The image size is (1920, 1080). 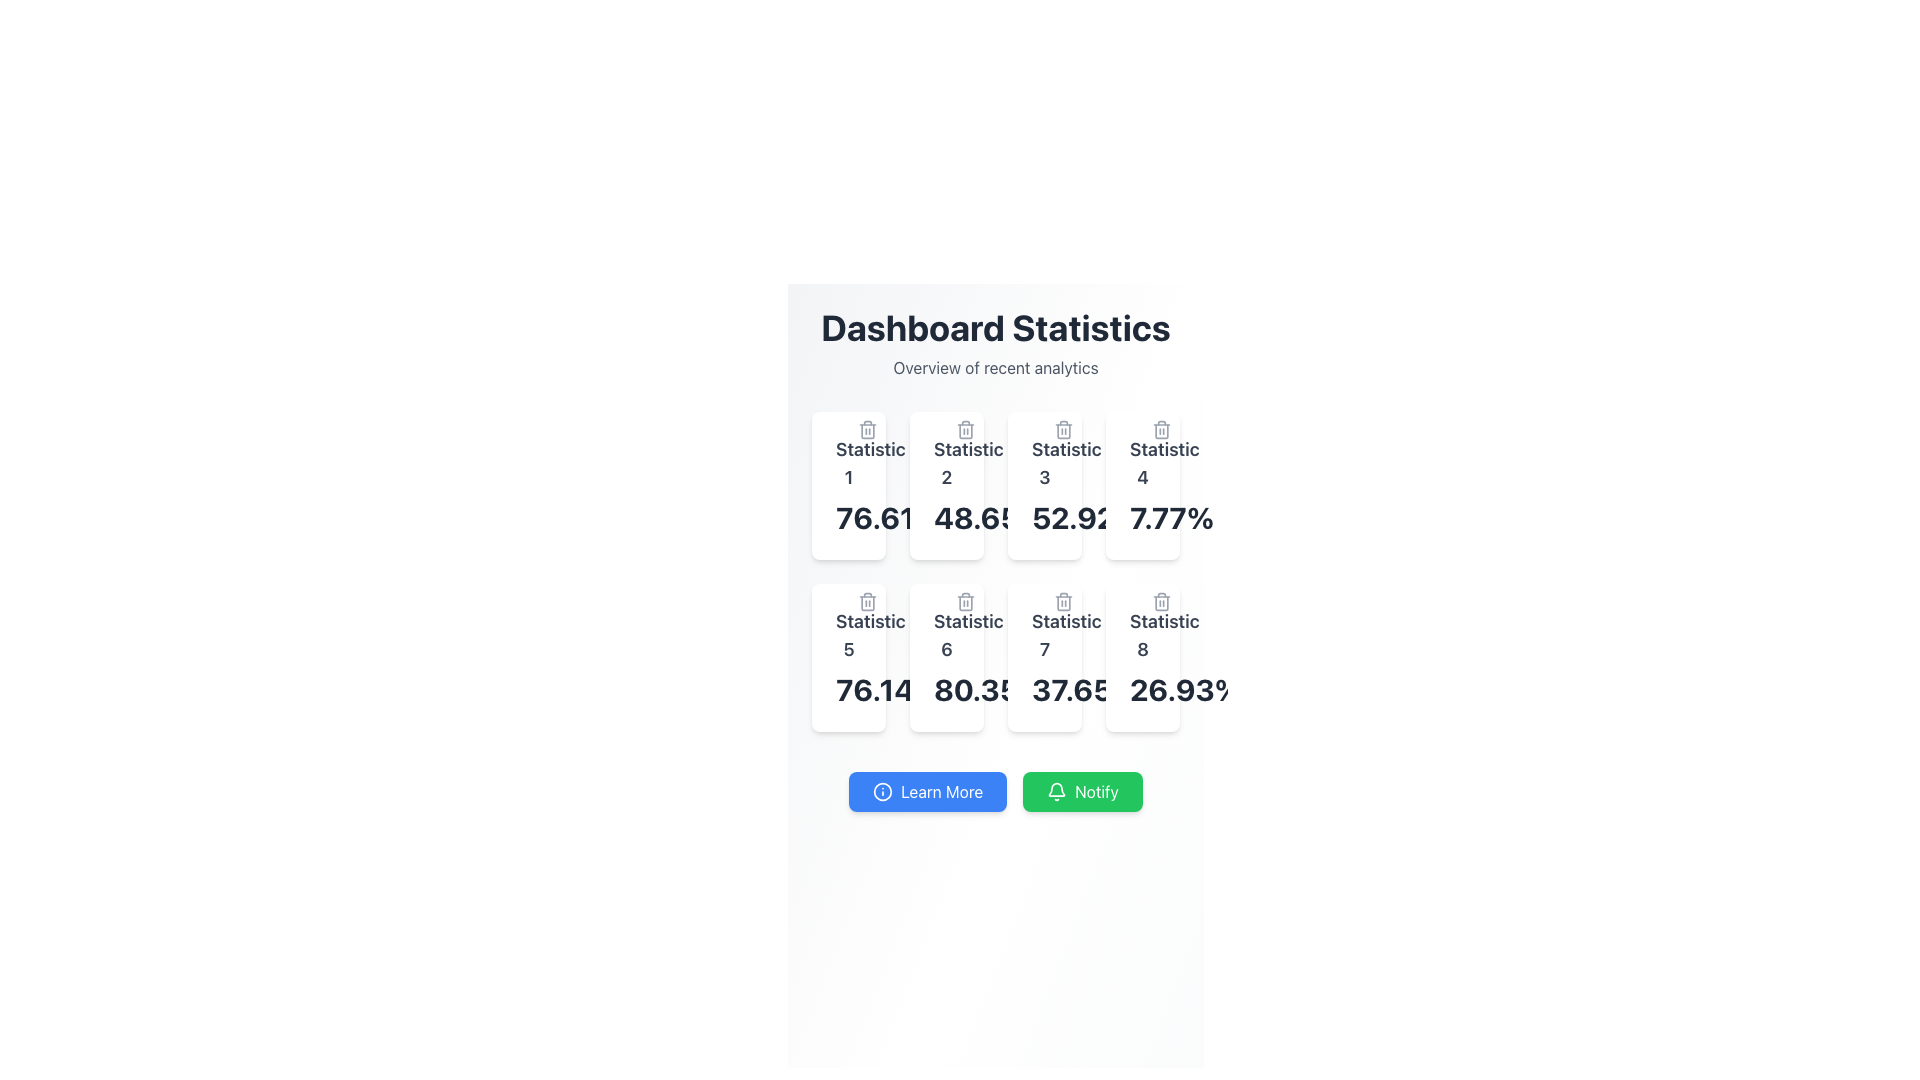 I want to click on the trash can icon button located at the top right corner of the card displaying 'Statistic 8' and '26.93%', so click(x=1161, y=600).